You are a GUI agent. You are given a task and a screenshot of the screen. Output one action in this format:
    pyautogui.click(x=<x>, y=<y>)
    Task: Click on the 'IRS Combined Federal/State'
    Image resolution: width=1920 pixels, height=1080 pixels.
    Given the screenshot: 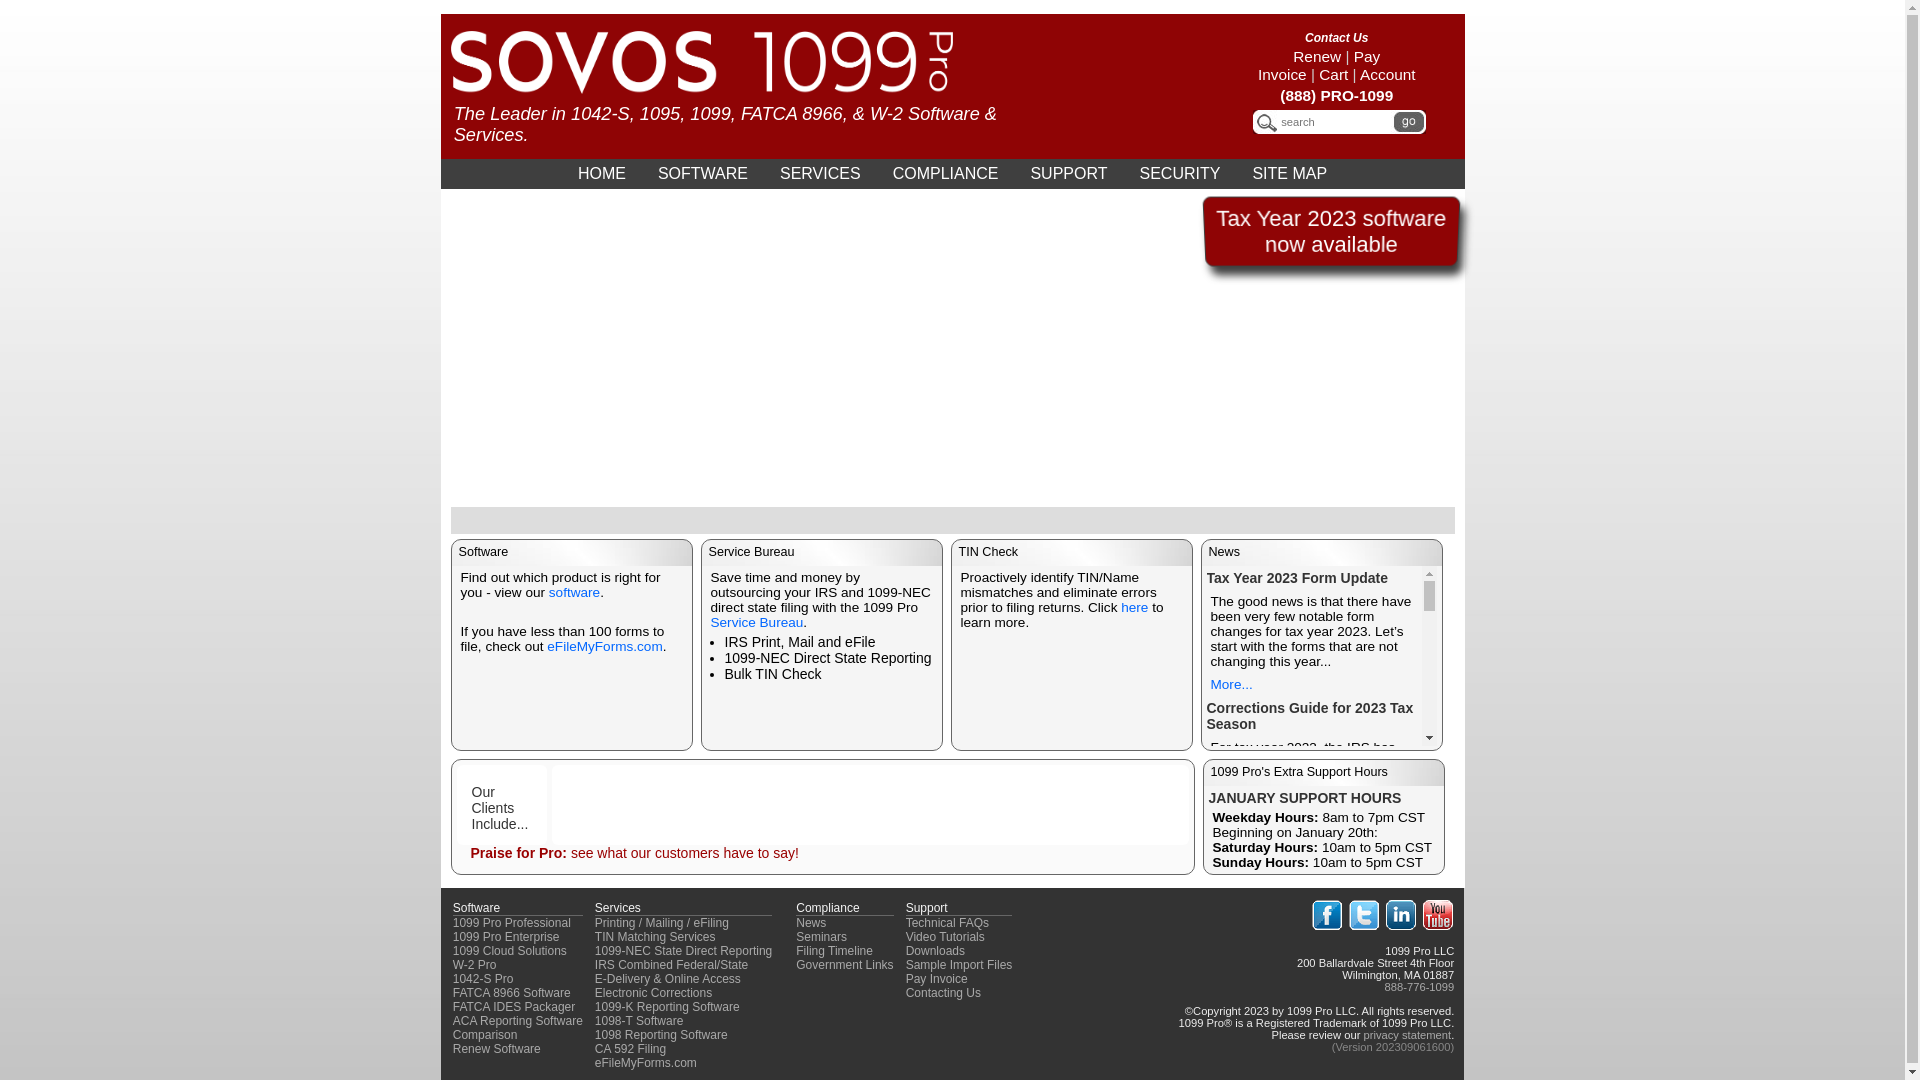 What is the action you would take?
    pyautogui.click(x=671, y=963)
    